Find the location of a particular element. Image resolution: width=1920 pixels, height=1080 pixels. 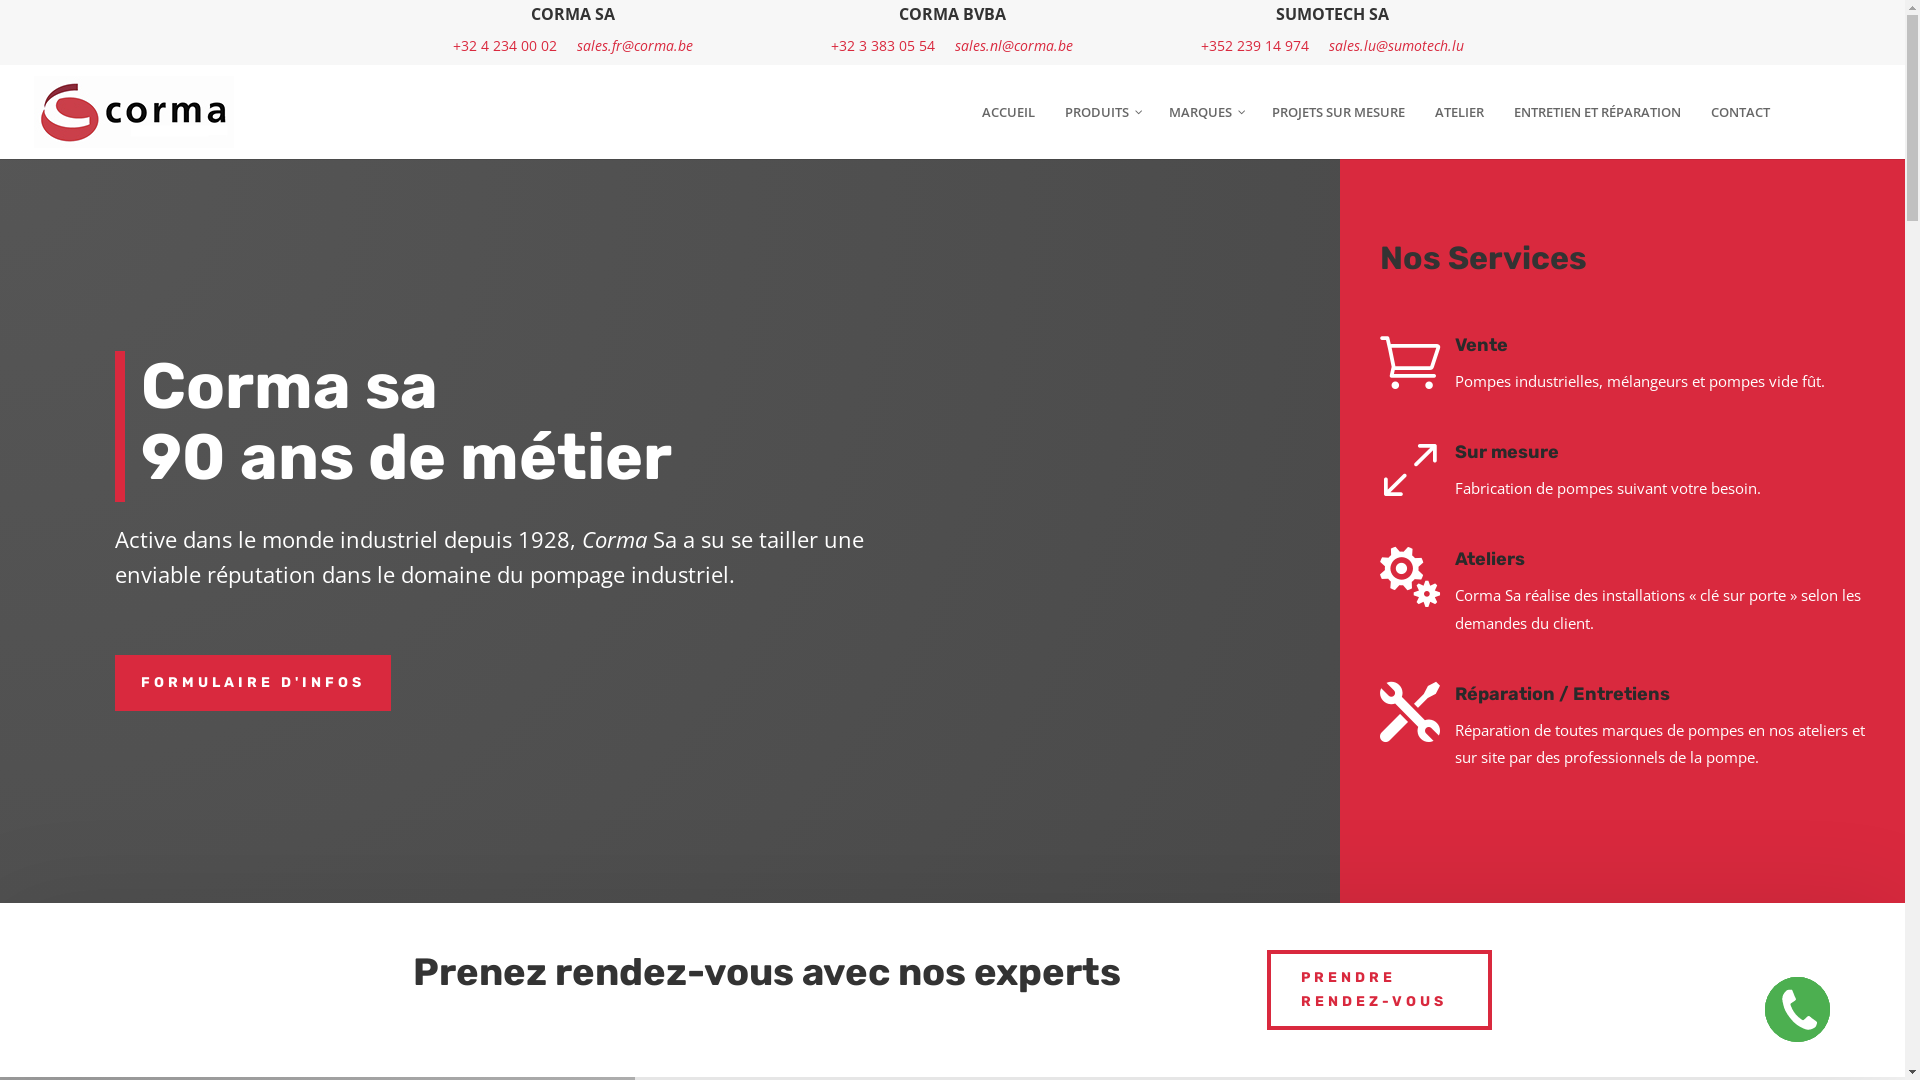

'sales.fr@corma.be' is located at coordinates (633, 45).